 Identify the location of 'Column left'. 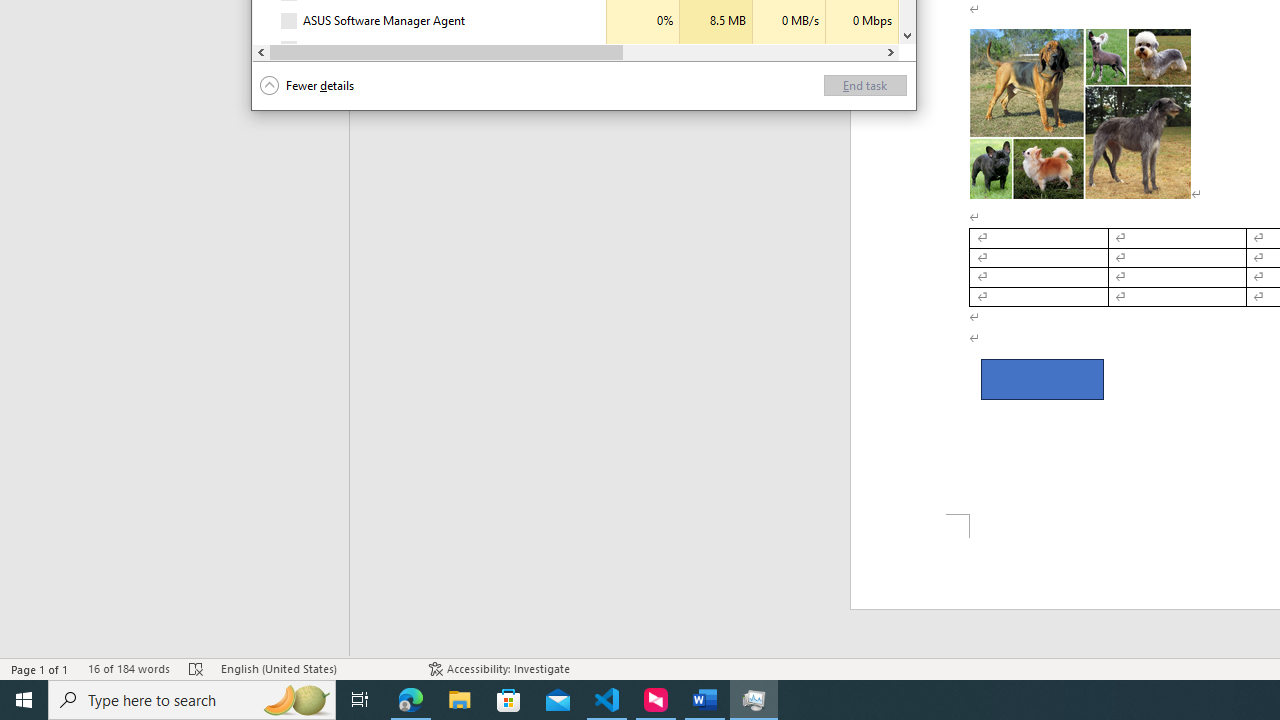
(260, 51).